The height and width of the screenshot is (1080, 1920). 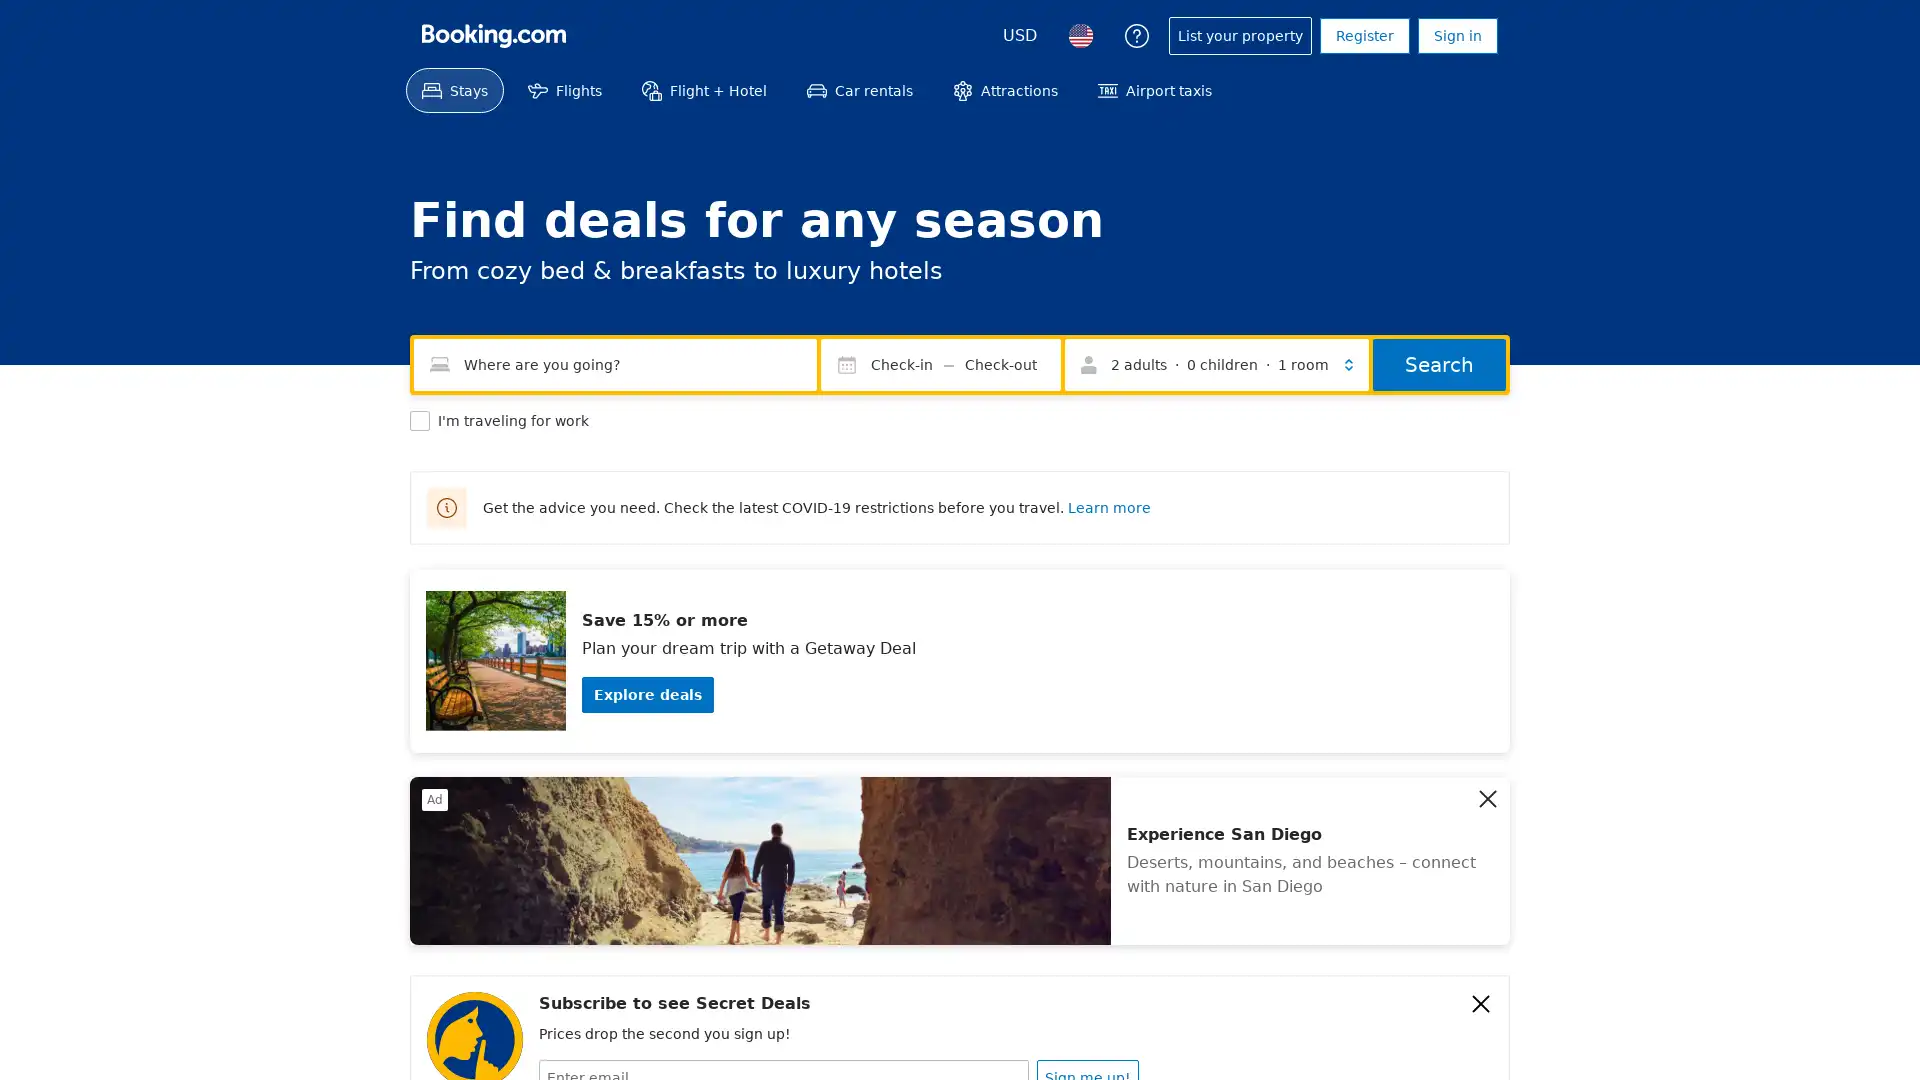 I want to click on Choose your language. Your current language is English (US), so click(x=1079, y=35).